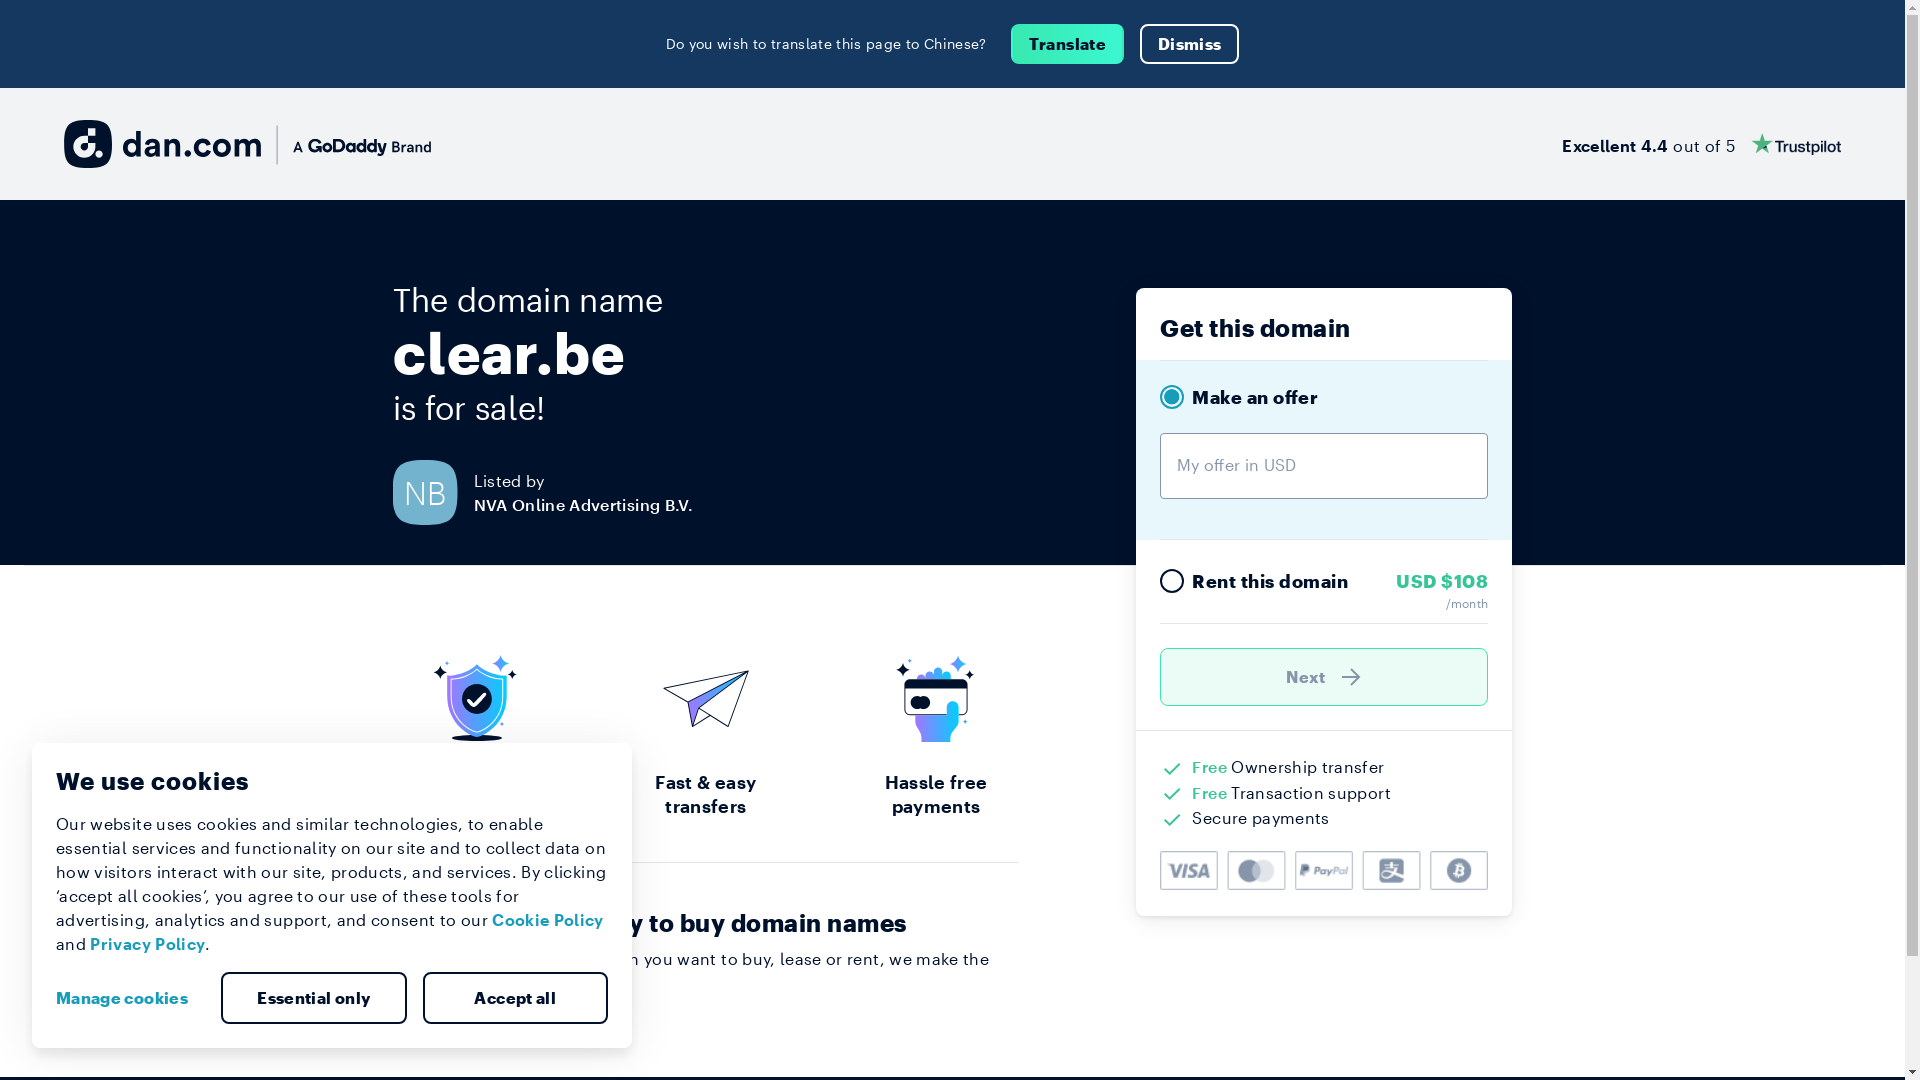  What do you see at coordinates (1560, 142) in the screenshot?
I see `'Excellent 4.4 out of 5'` at bounding box center [1560, 142].